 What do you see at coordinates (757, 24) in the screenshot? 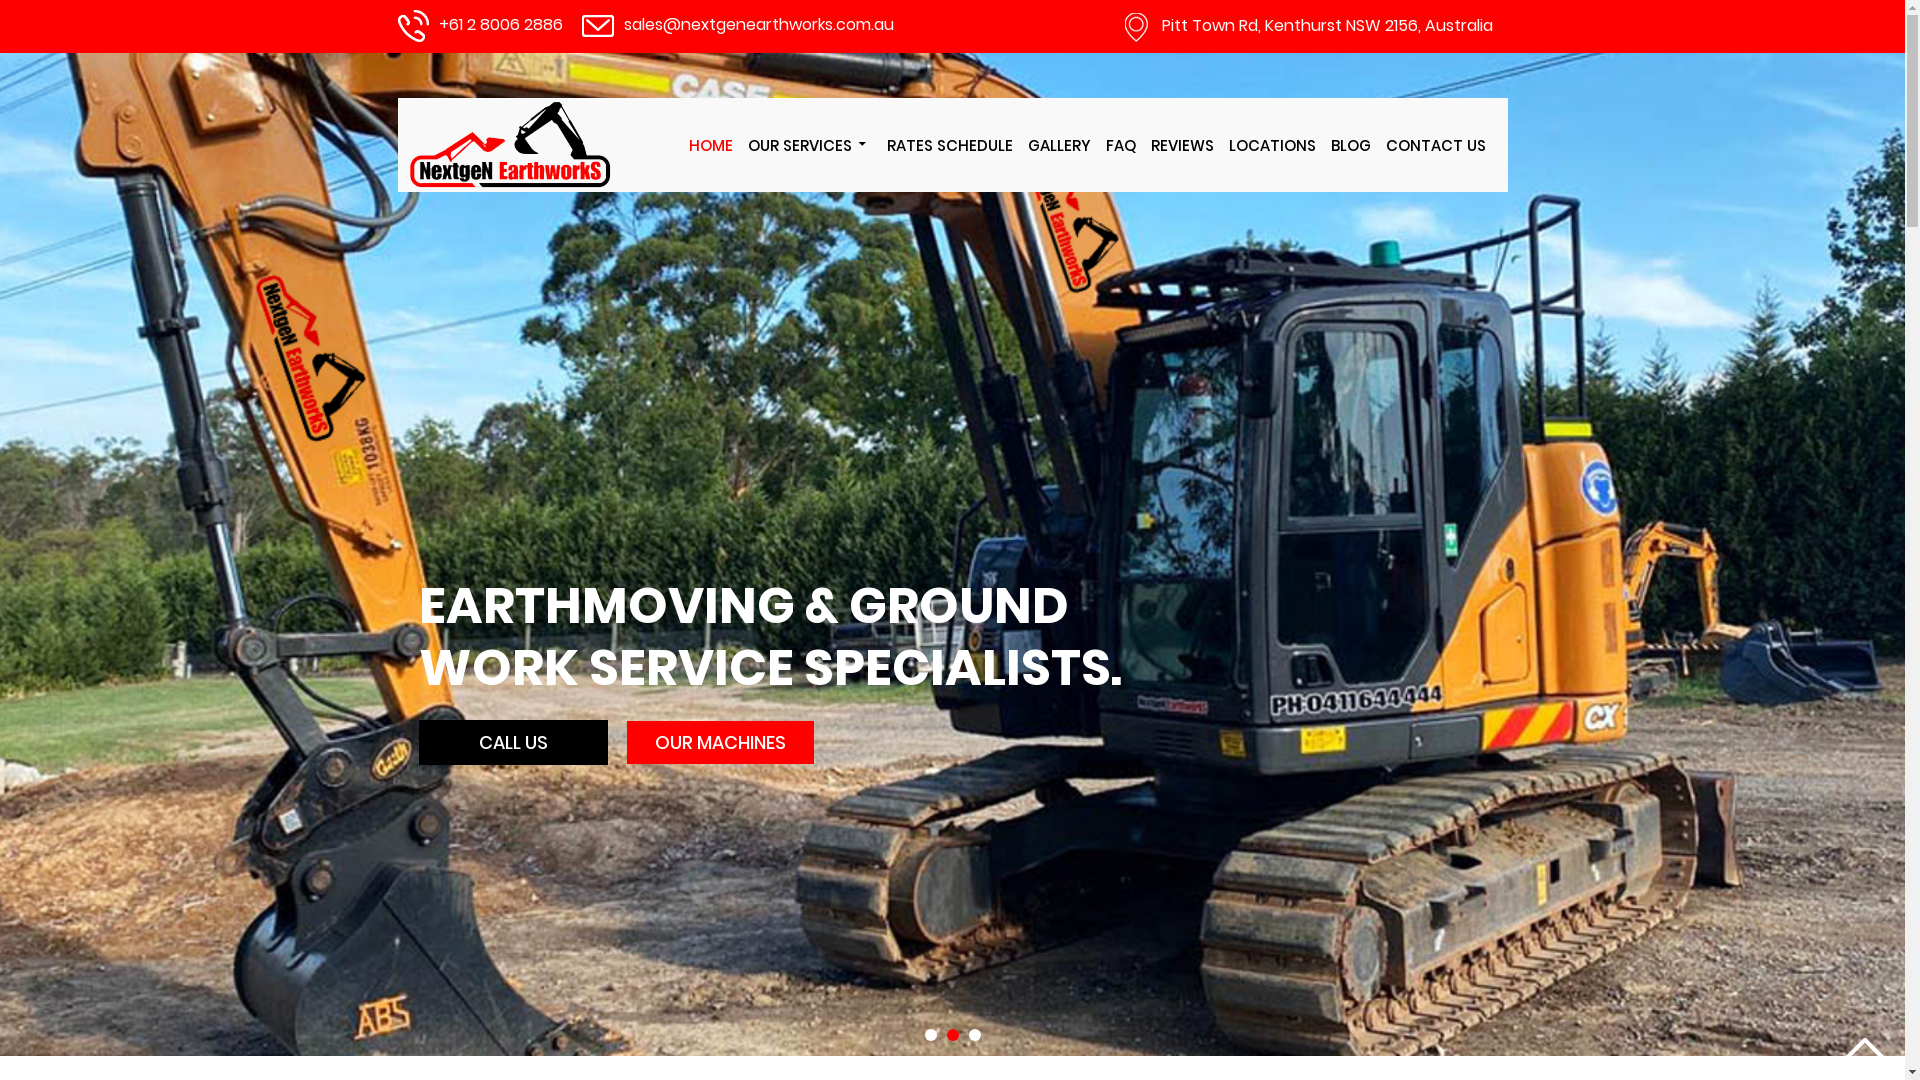
I see `'sales@nextgenearthworks.com.au'` at bounding box center [757, 24].